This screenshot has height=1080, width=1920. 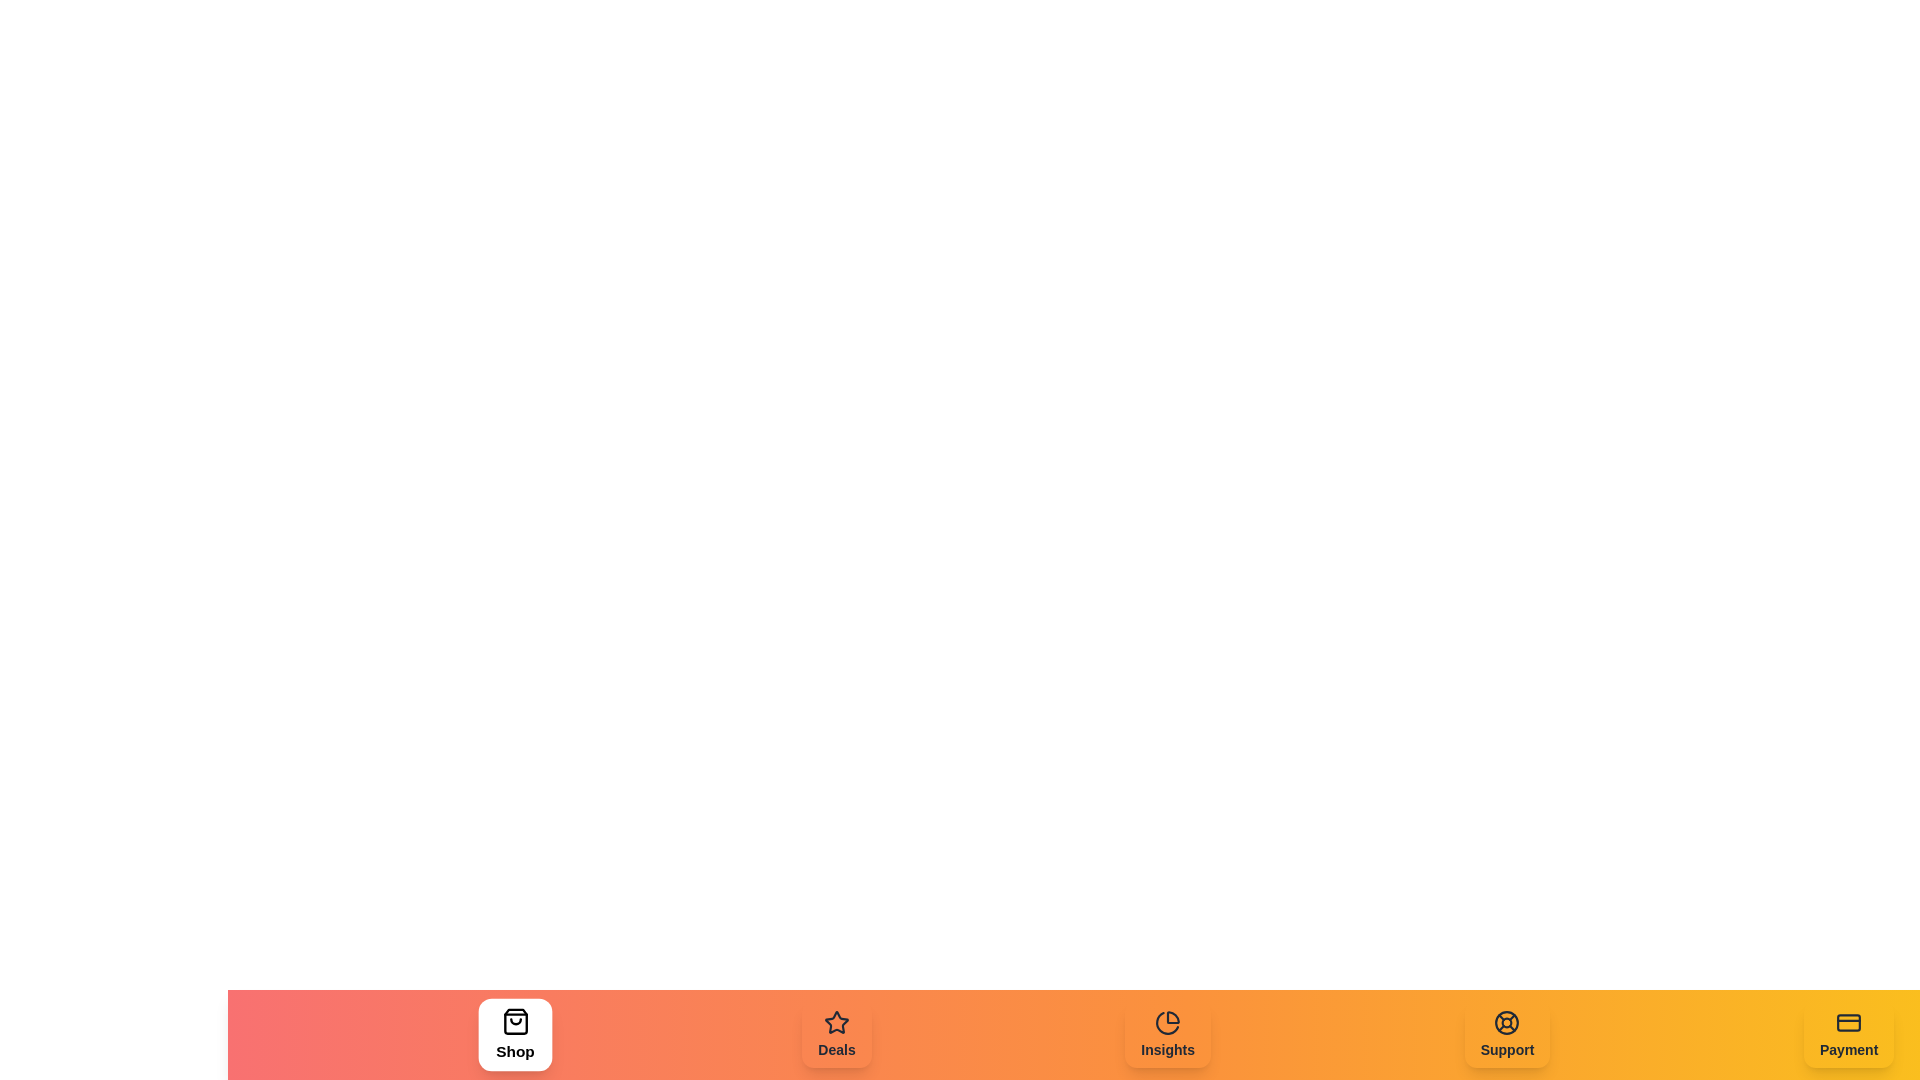 I want to click on the tab labeled 'Insights' to observe its hover effect, so click(x=1168, y=1034).